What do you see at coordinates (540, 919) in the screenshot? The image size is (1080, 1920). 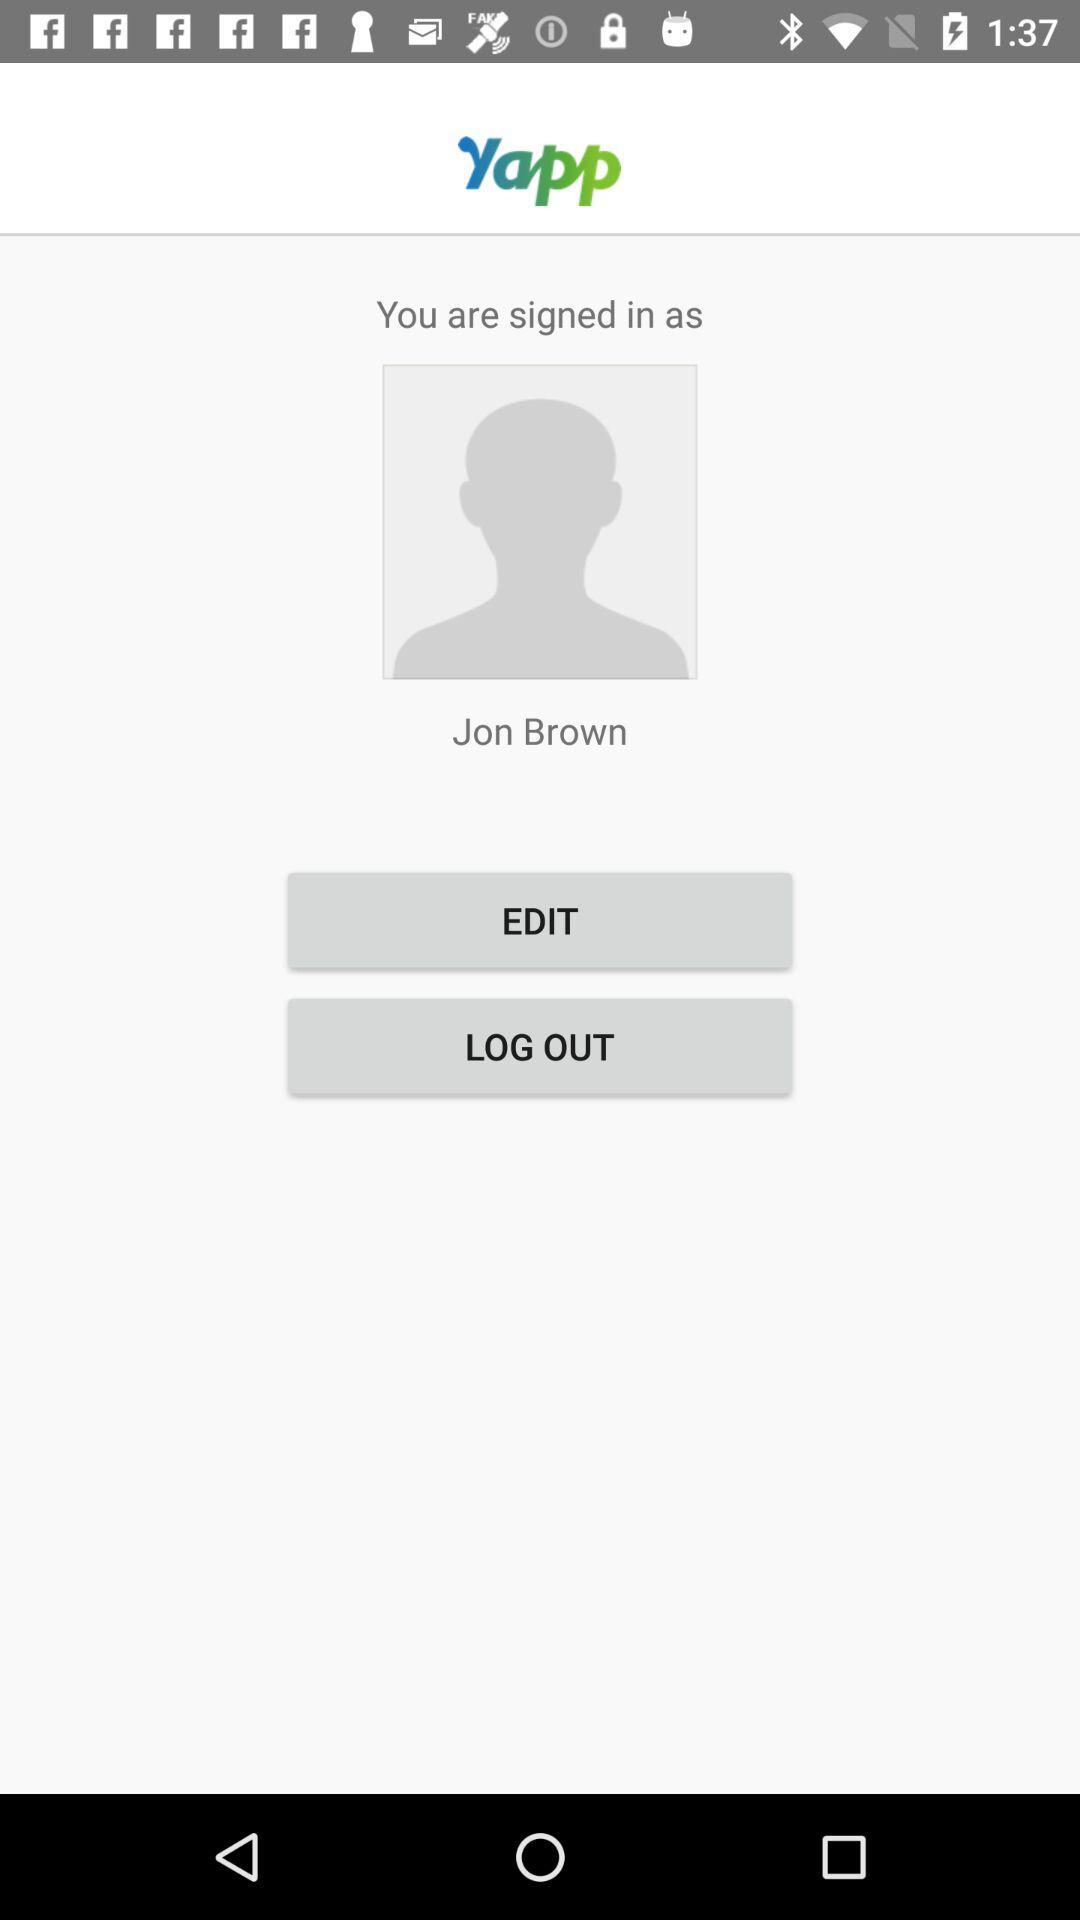 I see `the item above log out button` at bounding box center [540, 919].